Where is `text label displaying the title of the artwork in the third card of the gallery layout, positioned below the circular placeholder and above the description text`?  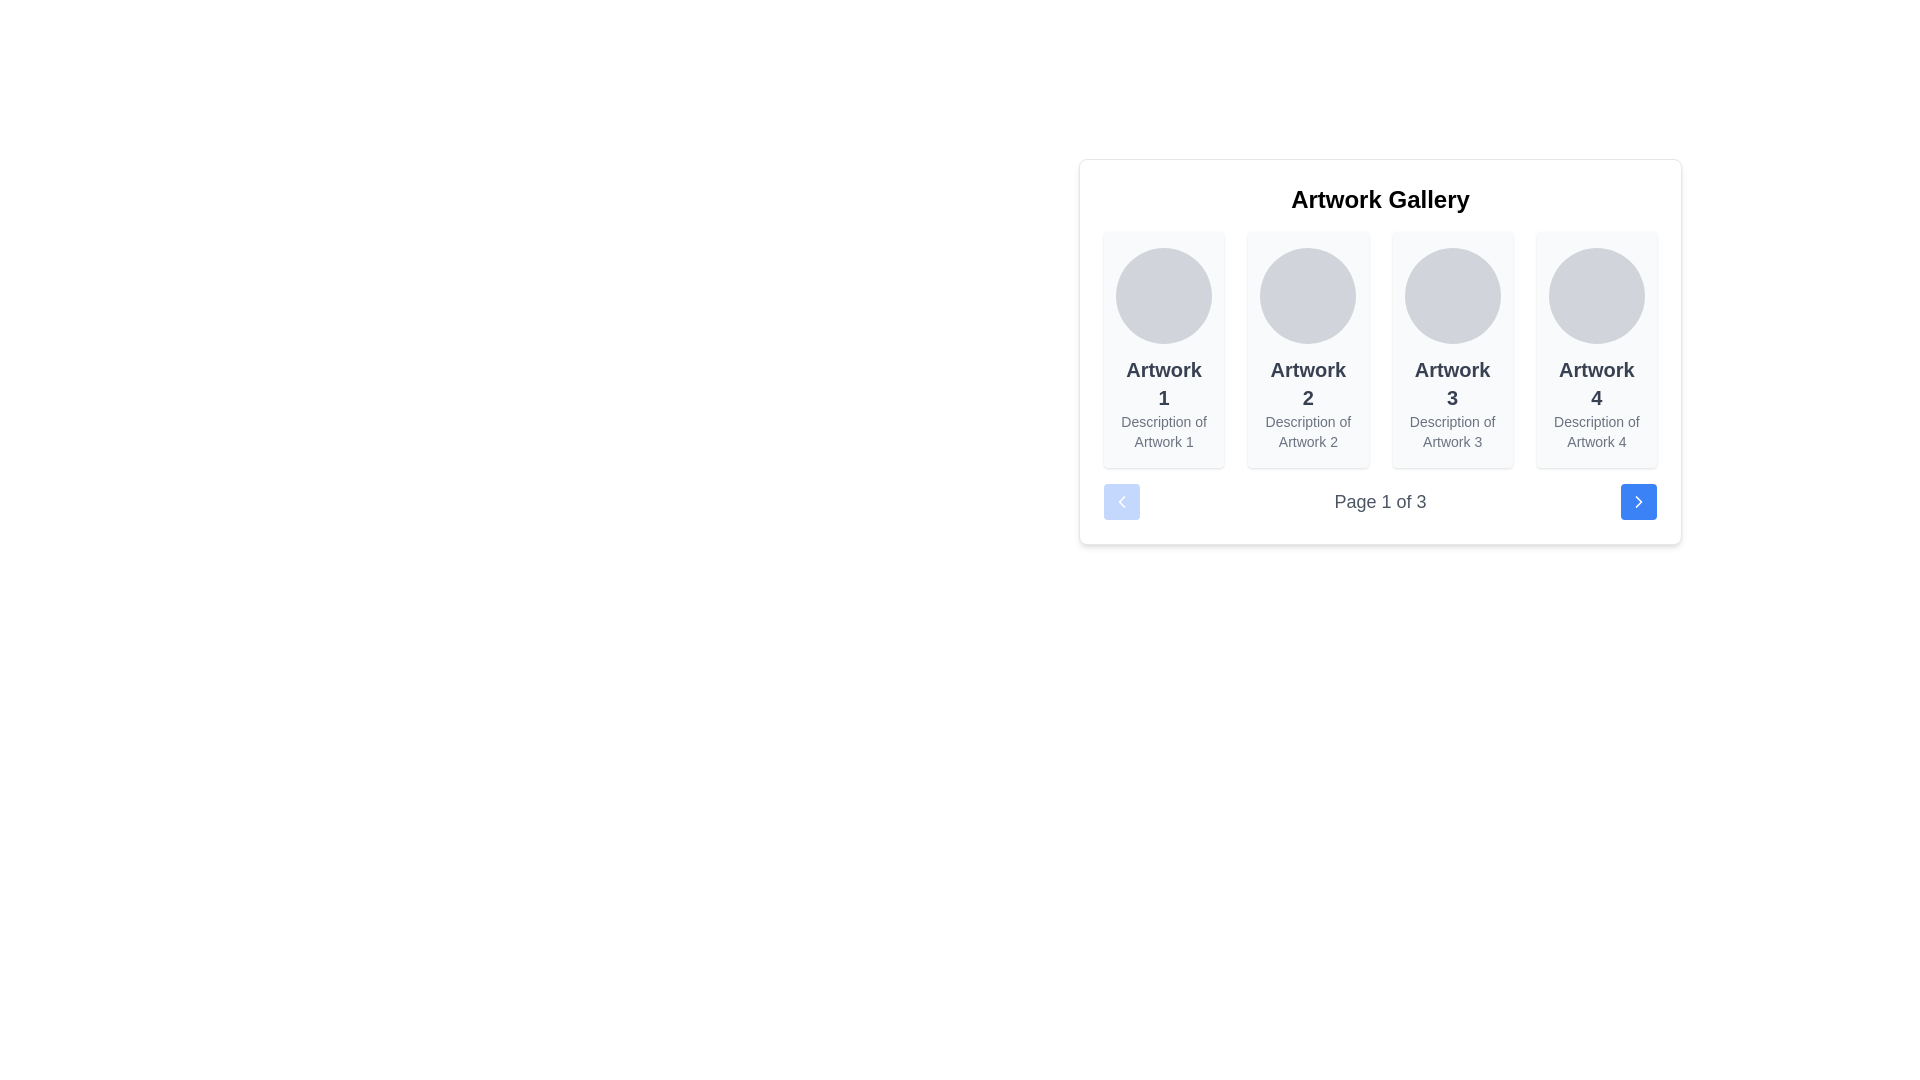
text label displaying the title of the artwork in the third card of the gallery layout, positioned below the circular placeholder and above the description text is located at coordinates (1452, 384).